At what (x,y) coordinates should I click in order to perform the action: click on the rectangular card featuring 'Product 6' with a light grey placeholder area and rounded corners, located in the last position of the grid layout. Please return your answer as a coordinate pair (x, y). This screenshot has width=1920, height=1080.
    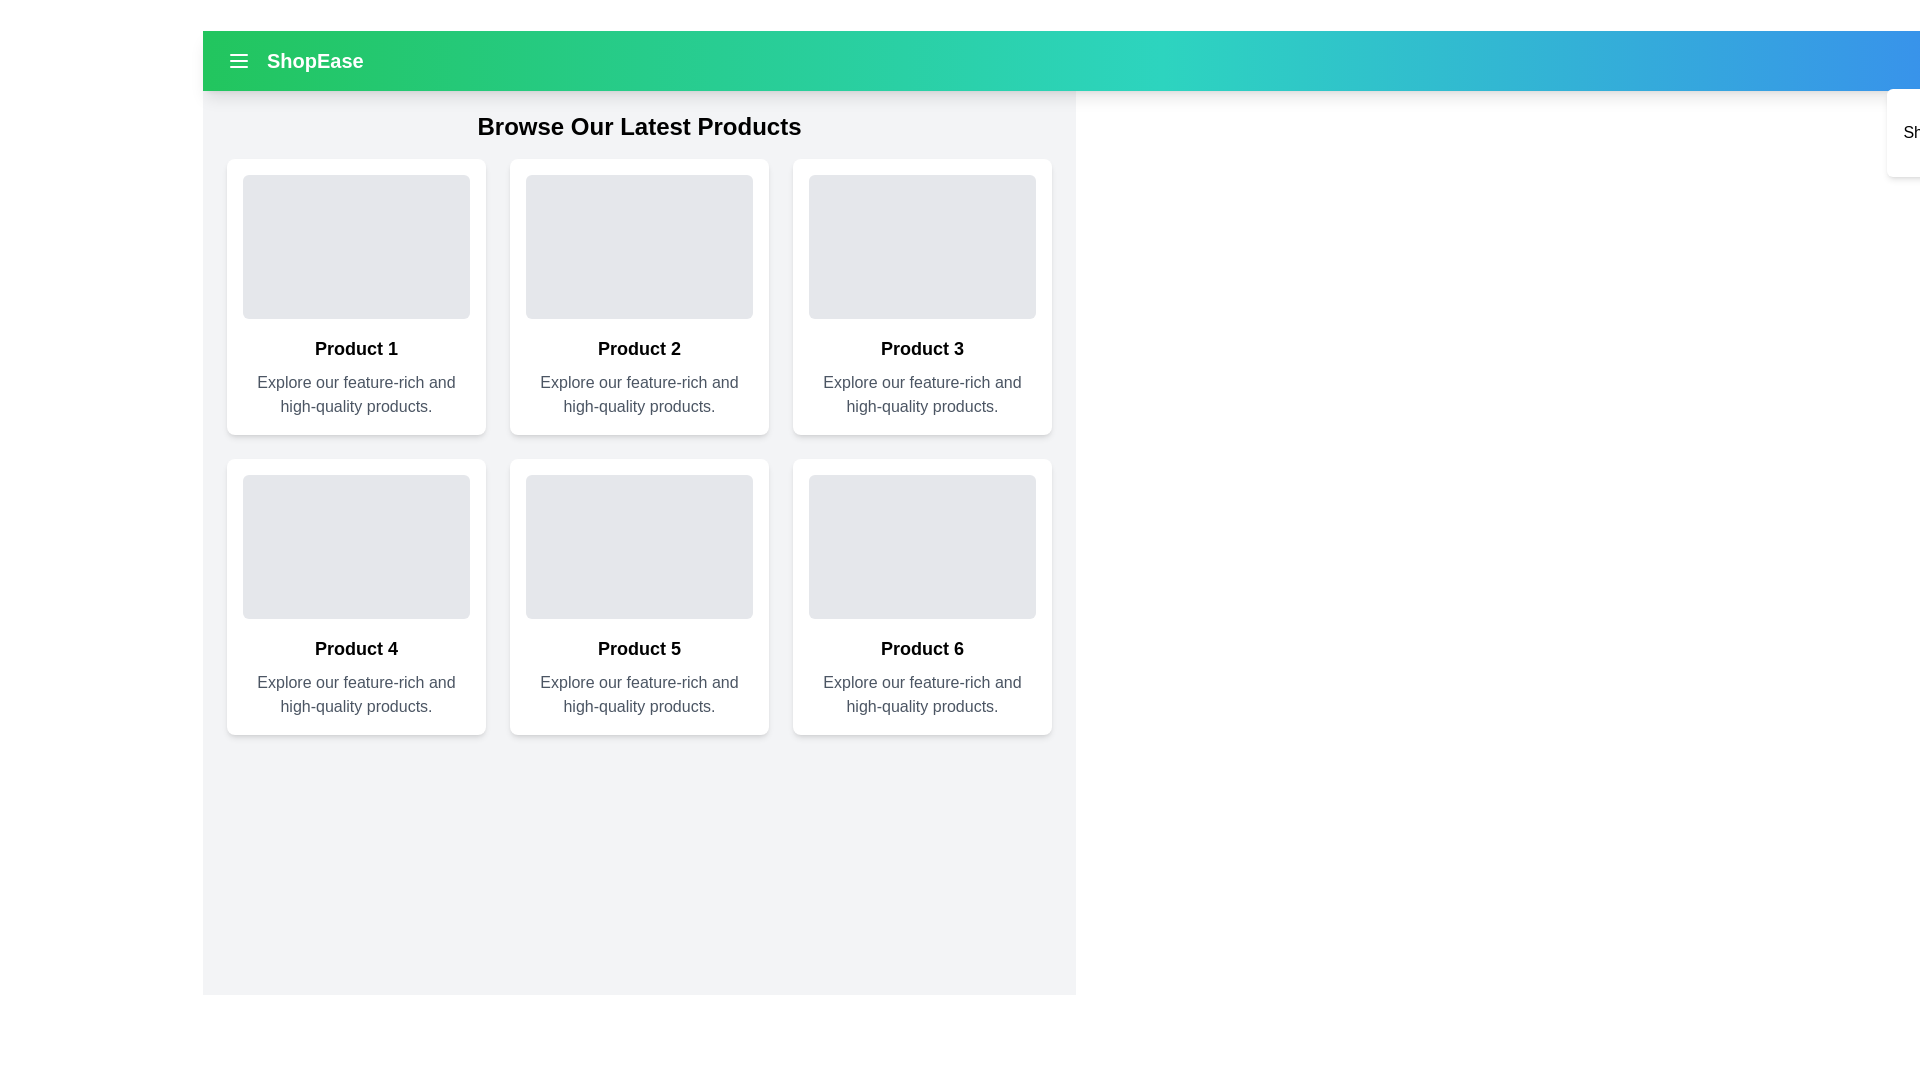
    Looking at the image, I should click on (921, 596).